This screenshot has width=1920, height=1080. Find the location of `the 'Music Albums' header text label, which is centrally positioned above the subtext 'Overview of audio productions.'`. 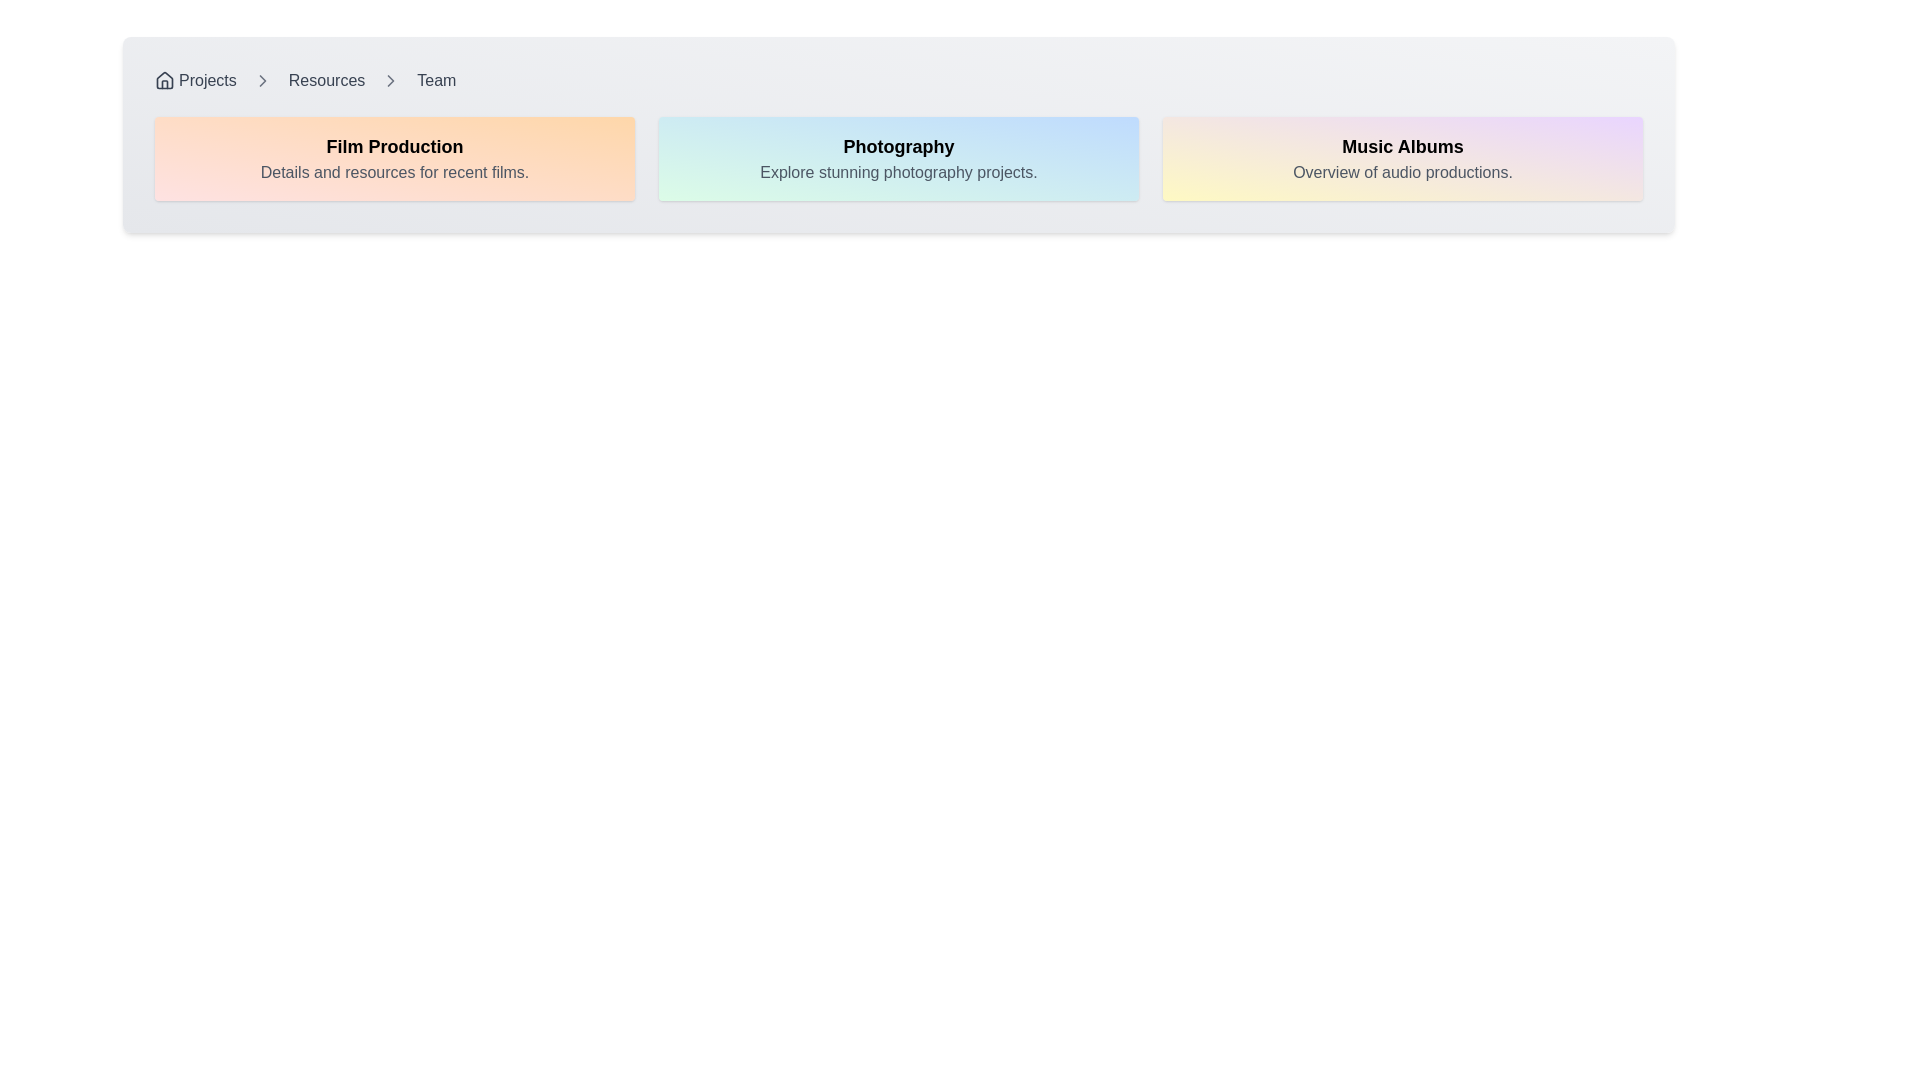

the 'Music Albums' header text label, which is centrally positioned above the subtext 'Overview of audio productions.' is located at coordinates (1401, 145).